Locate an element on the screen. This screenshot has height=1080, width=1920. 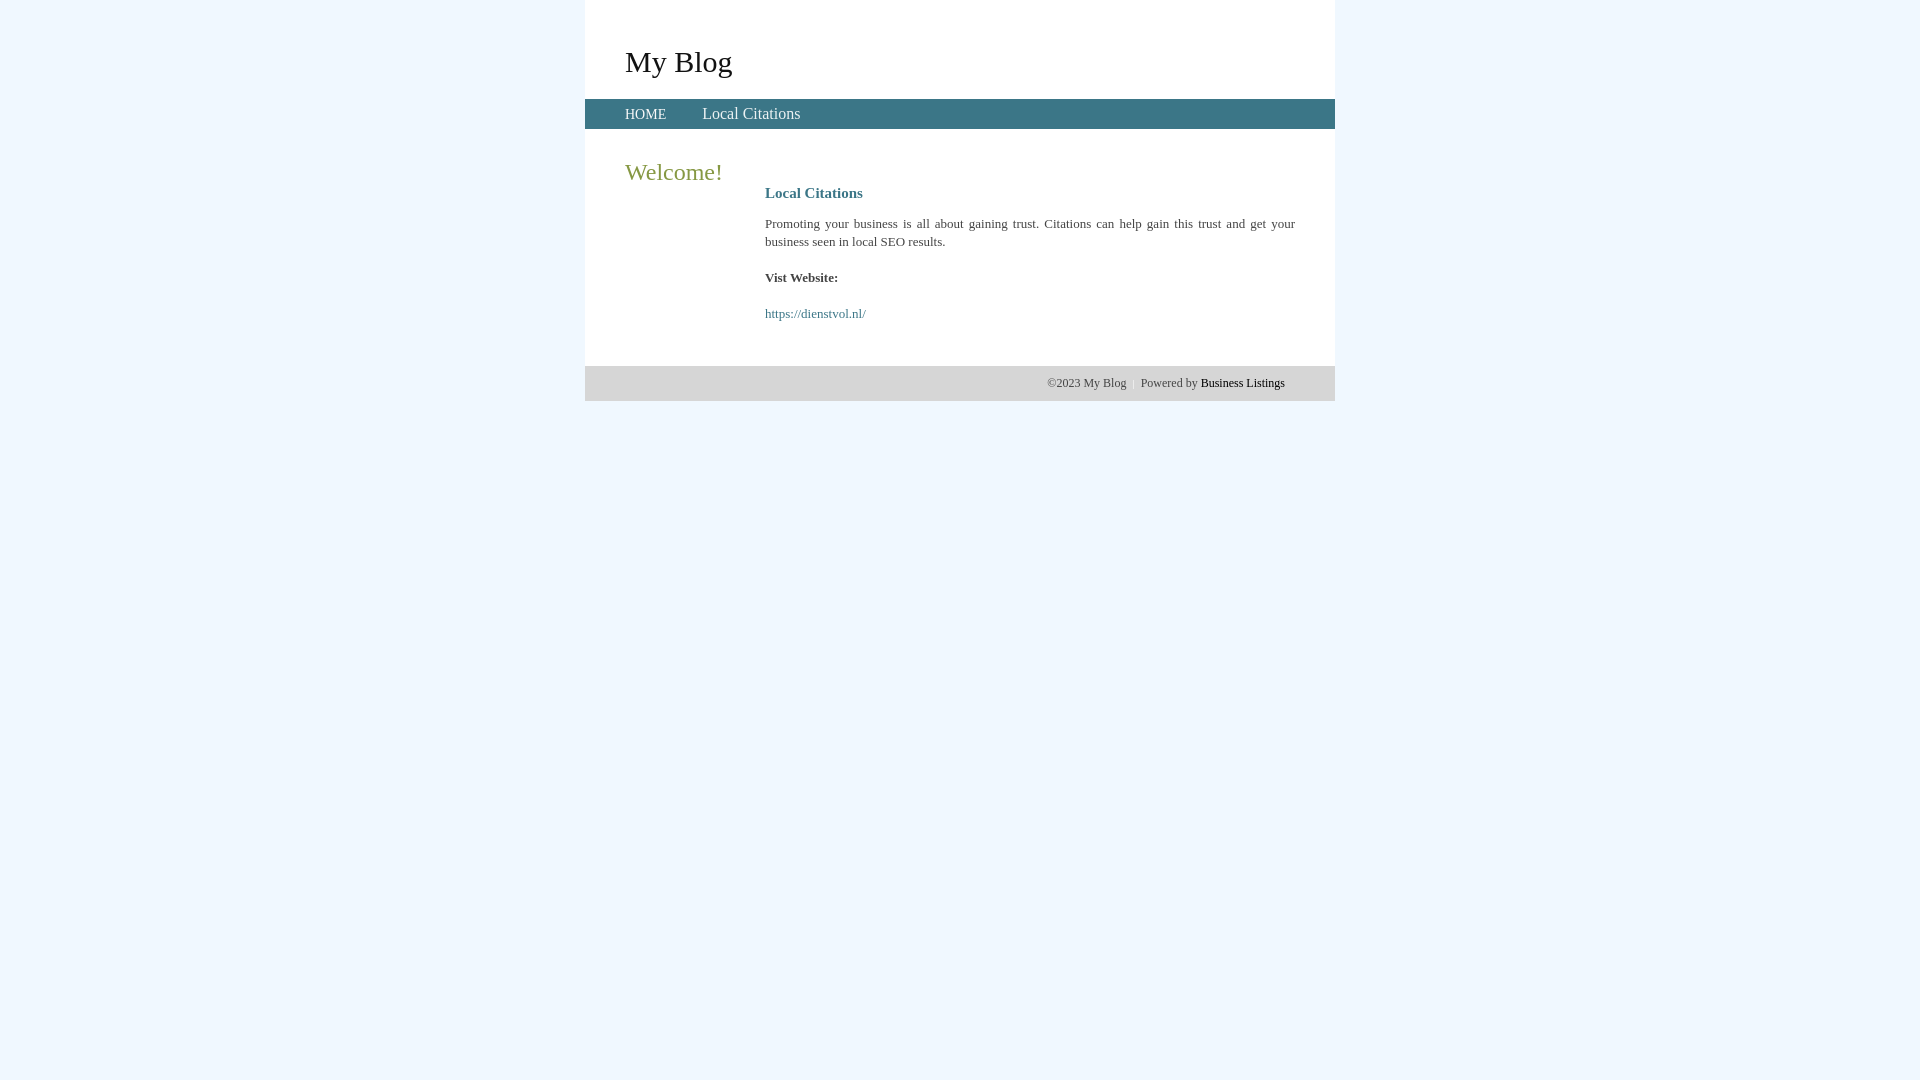
'https://dienstvol.nl/' is located at coordinates (815, 313).